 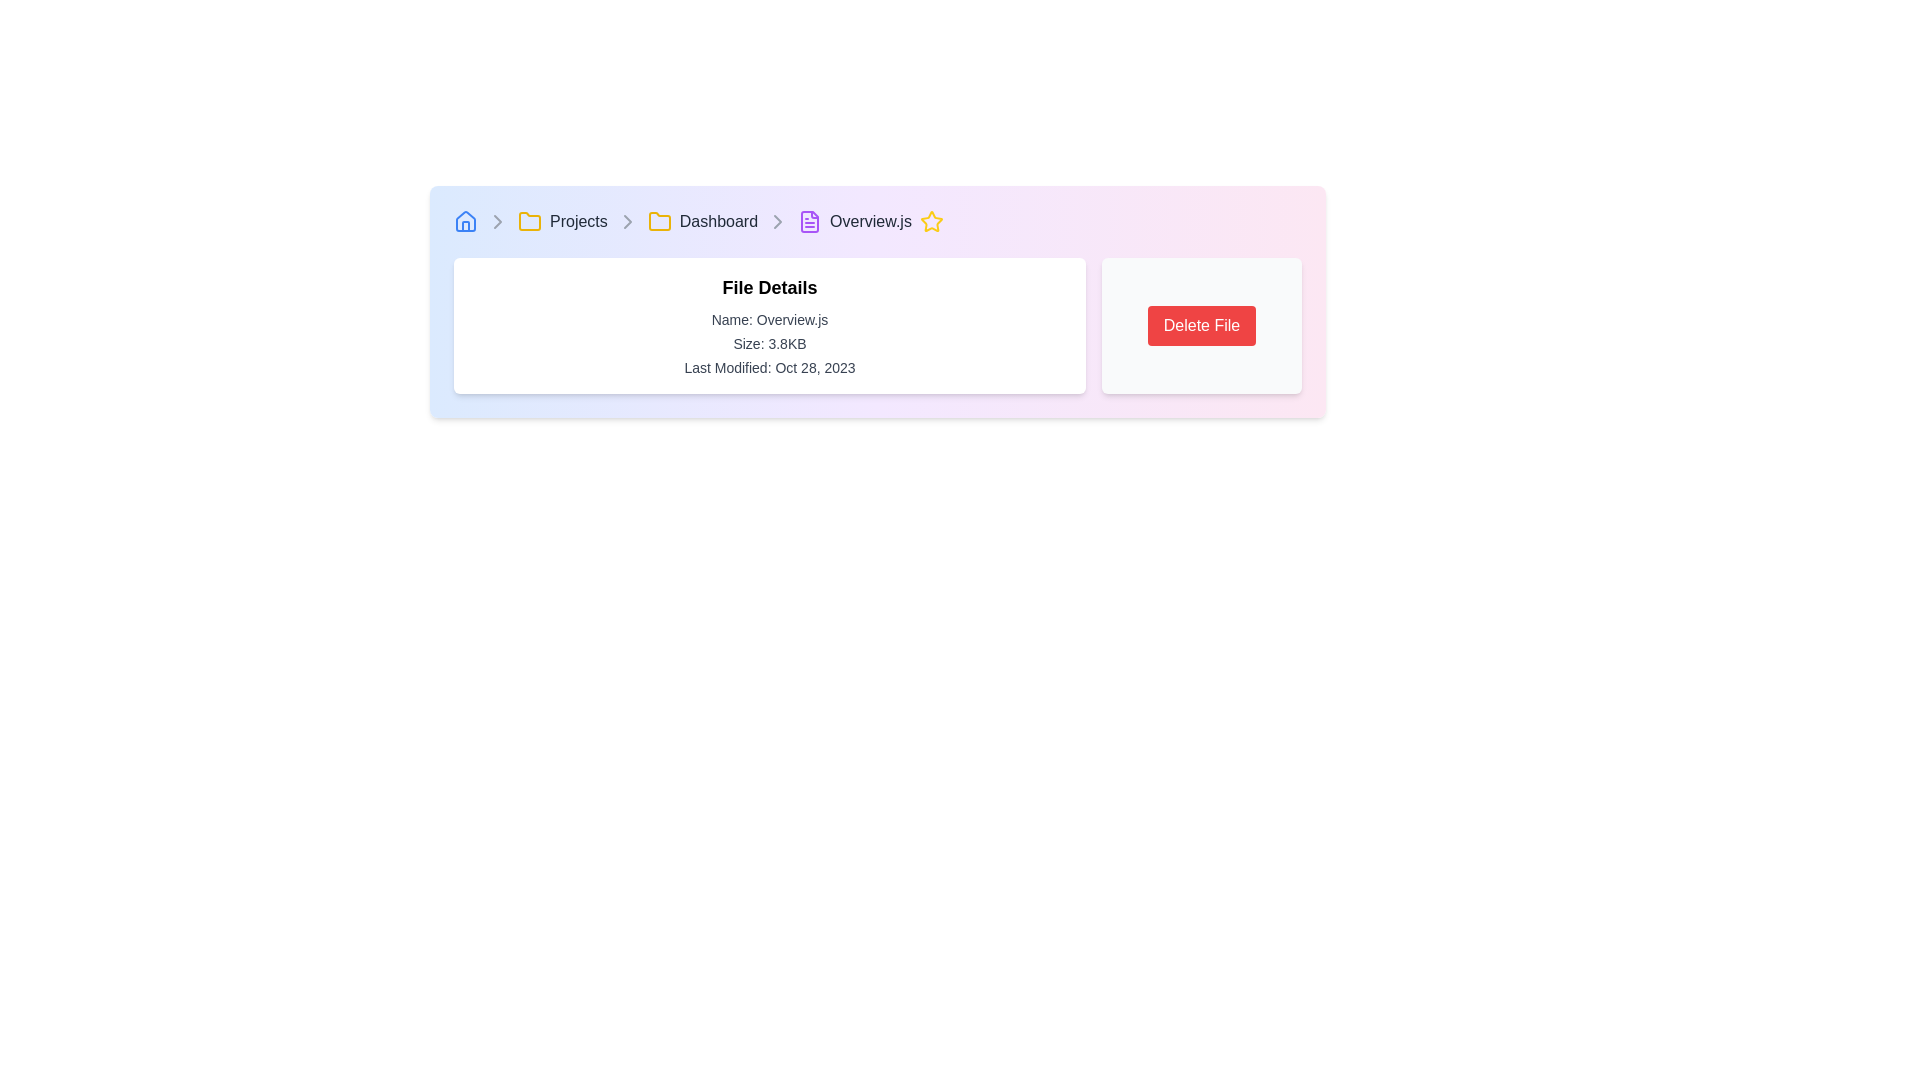 I want to click on the chevron icon in the breadcrumb navigation that separates 'Dashboard' and 'Overview.js', so click(x=776, y=222).